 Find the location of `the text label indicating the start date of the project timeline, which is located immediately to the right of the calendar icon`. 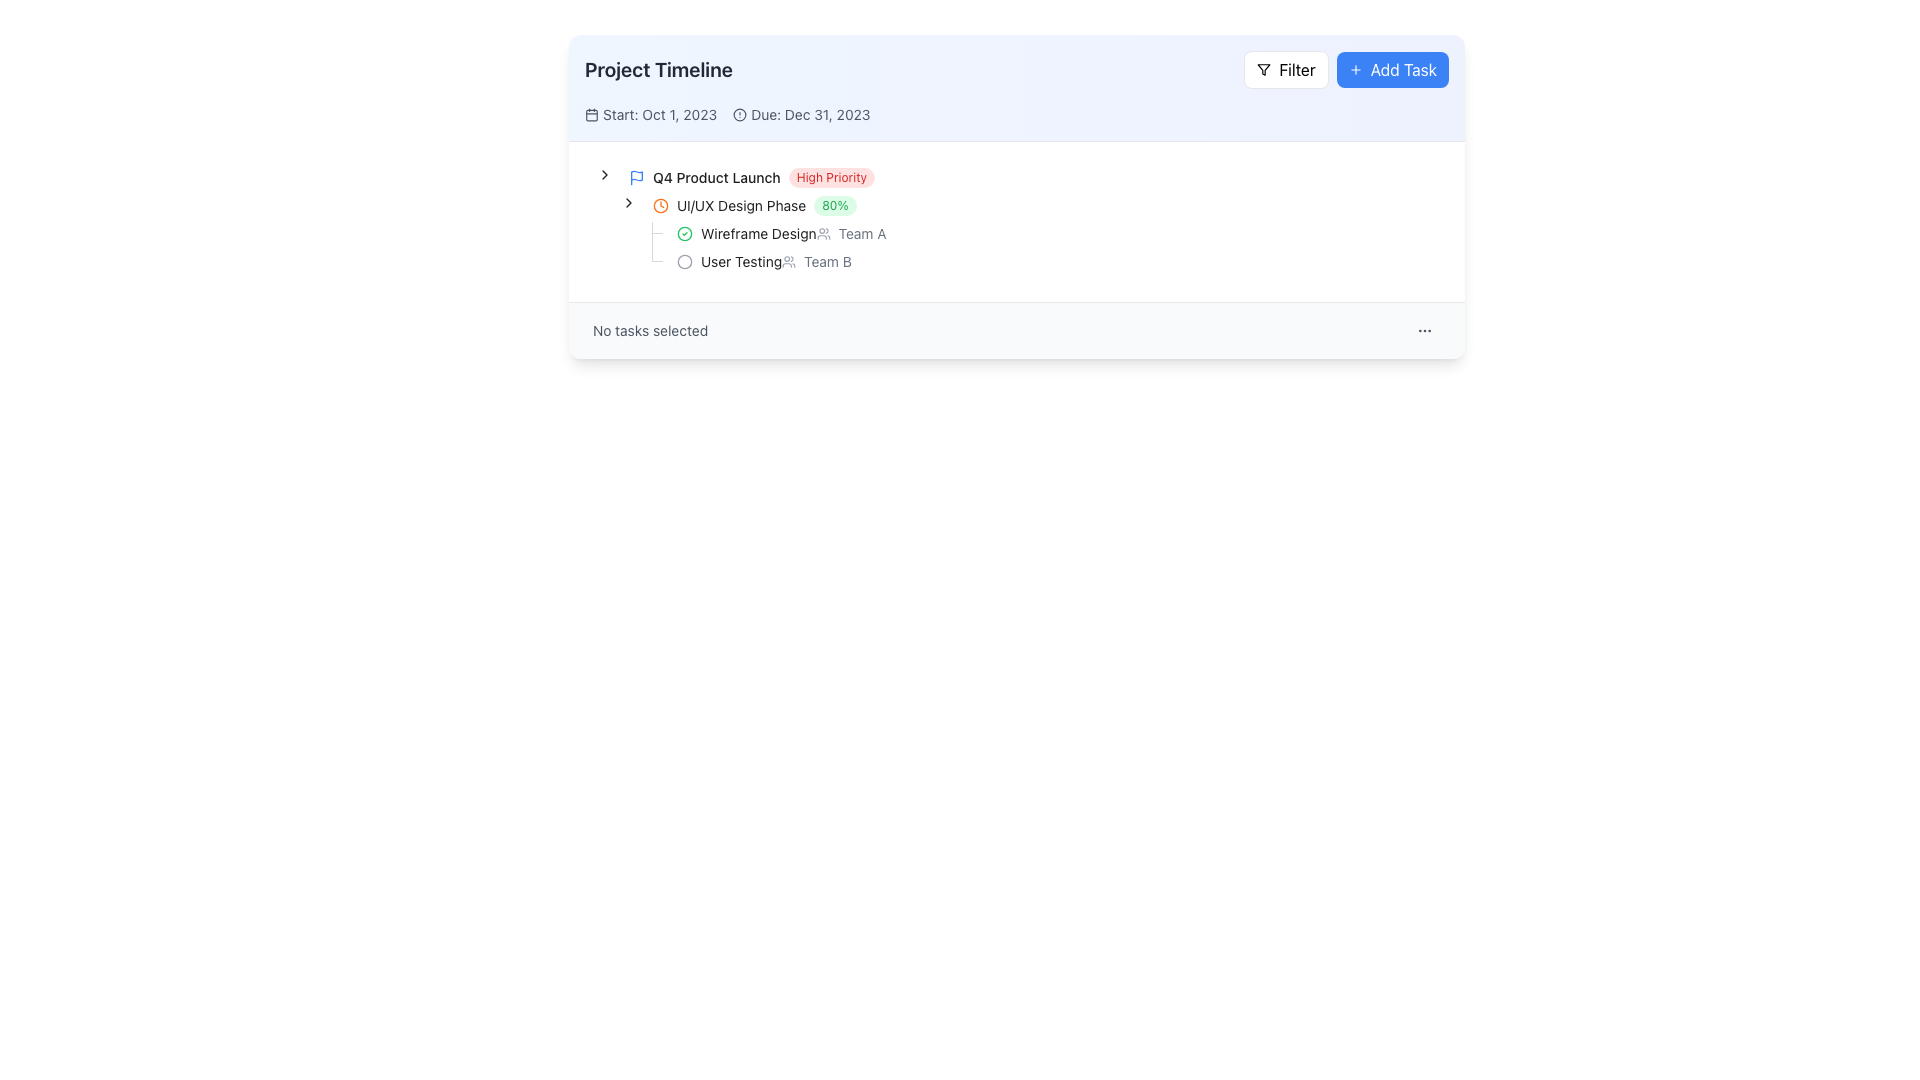

the text label indicating the start date of the project timeline, which is located immediately to the right of the calendar icon is located at coordinates (660, 115).